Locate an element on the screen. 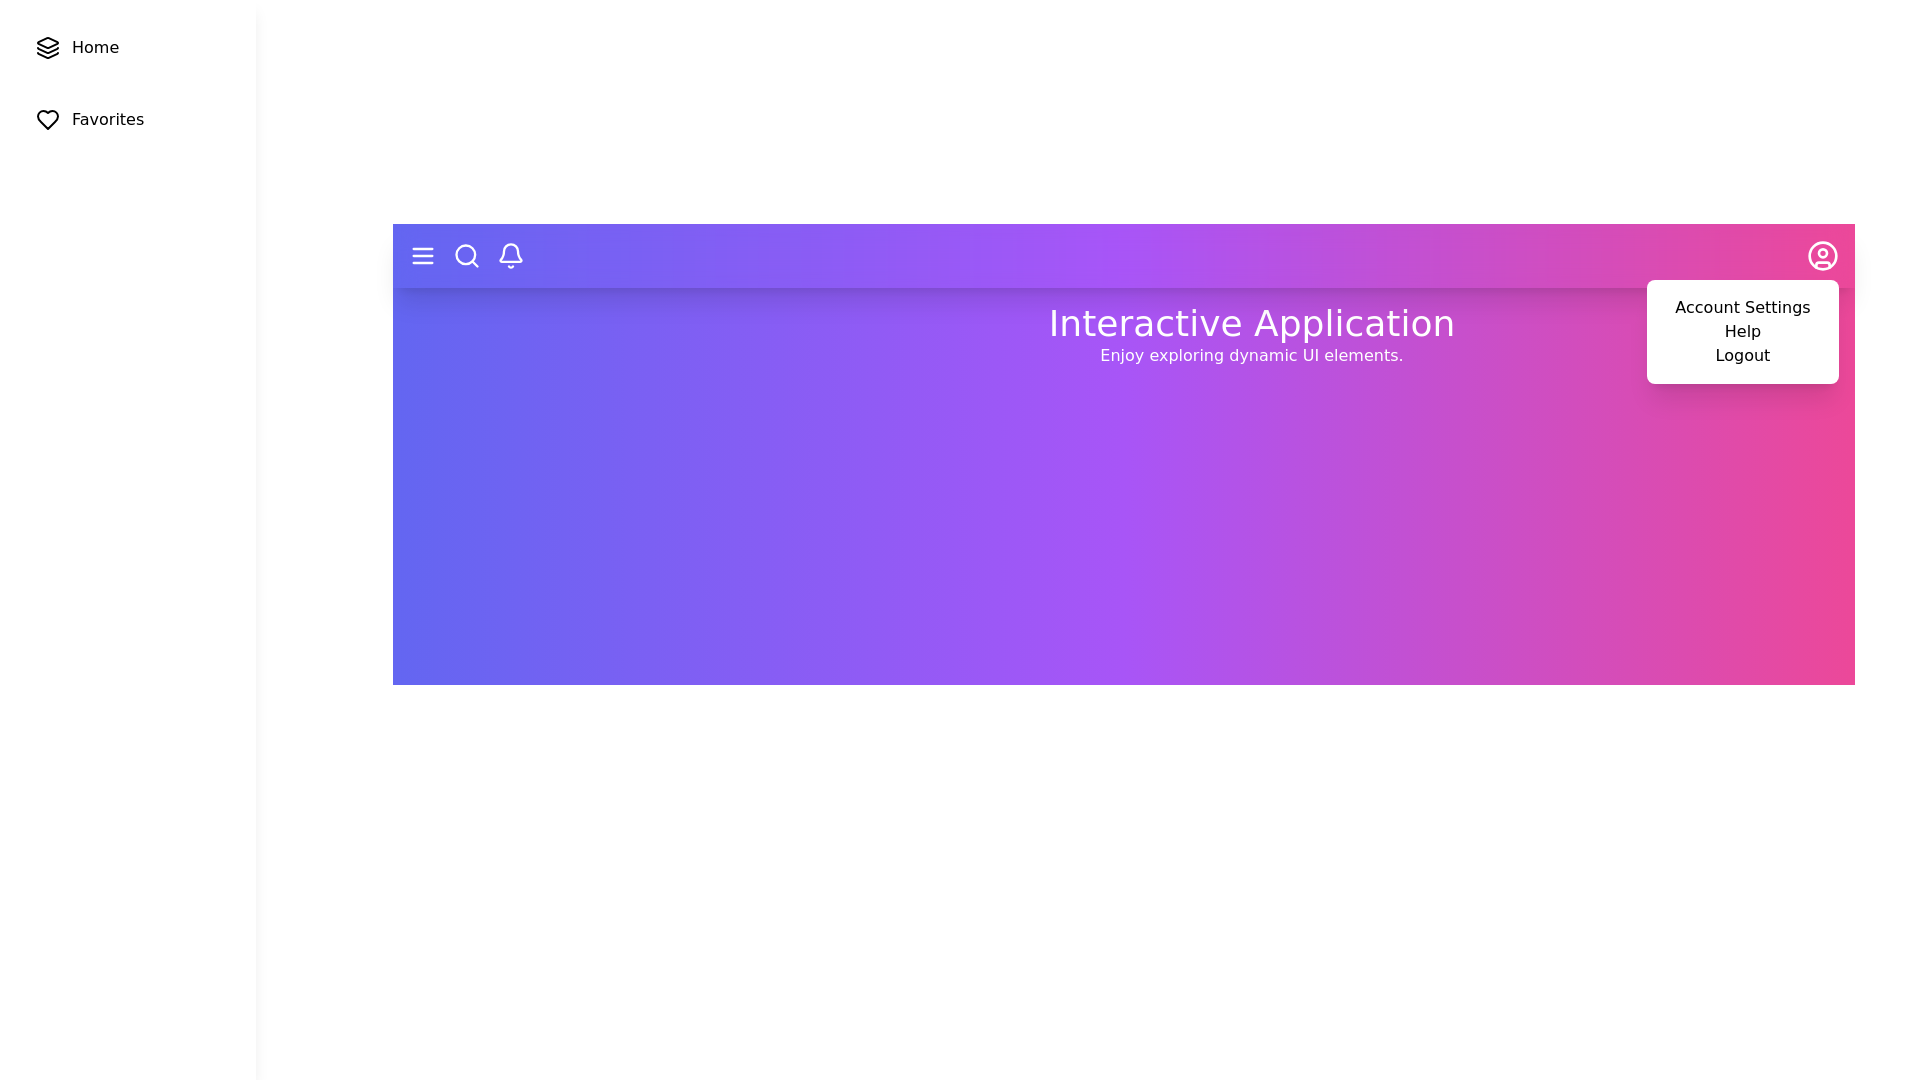 Image resolution: width=1920 pixels, height=1080 pixels. the Logout option from the dropdown menu is located at coordinates (1741, 354).